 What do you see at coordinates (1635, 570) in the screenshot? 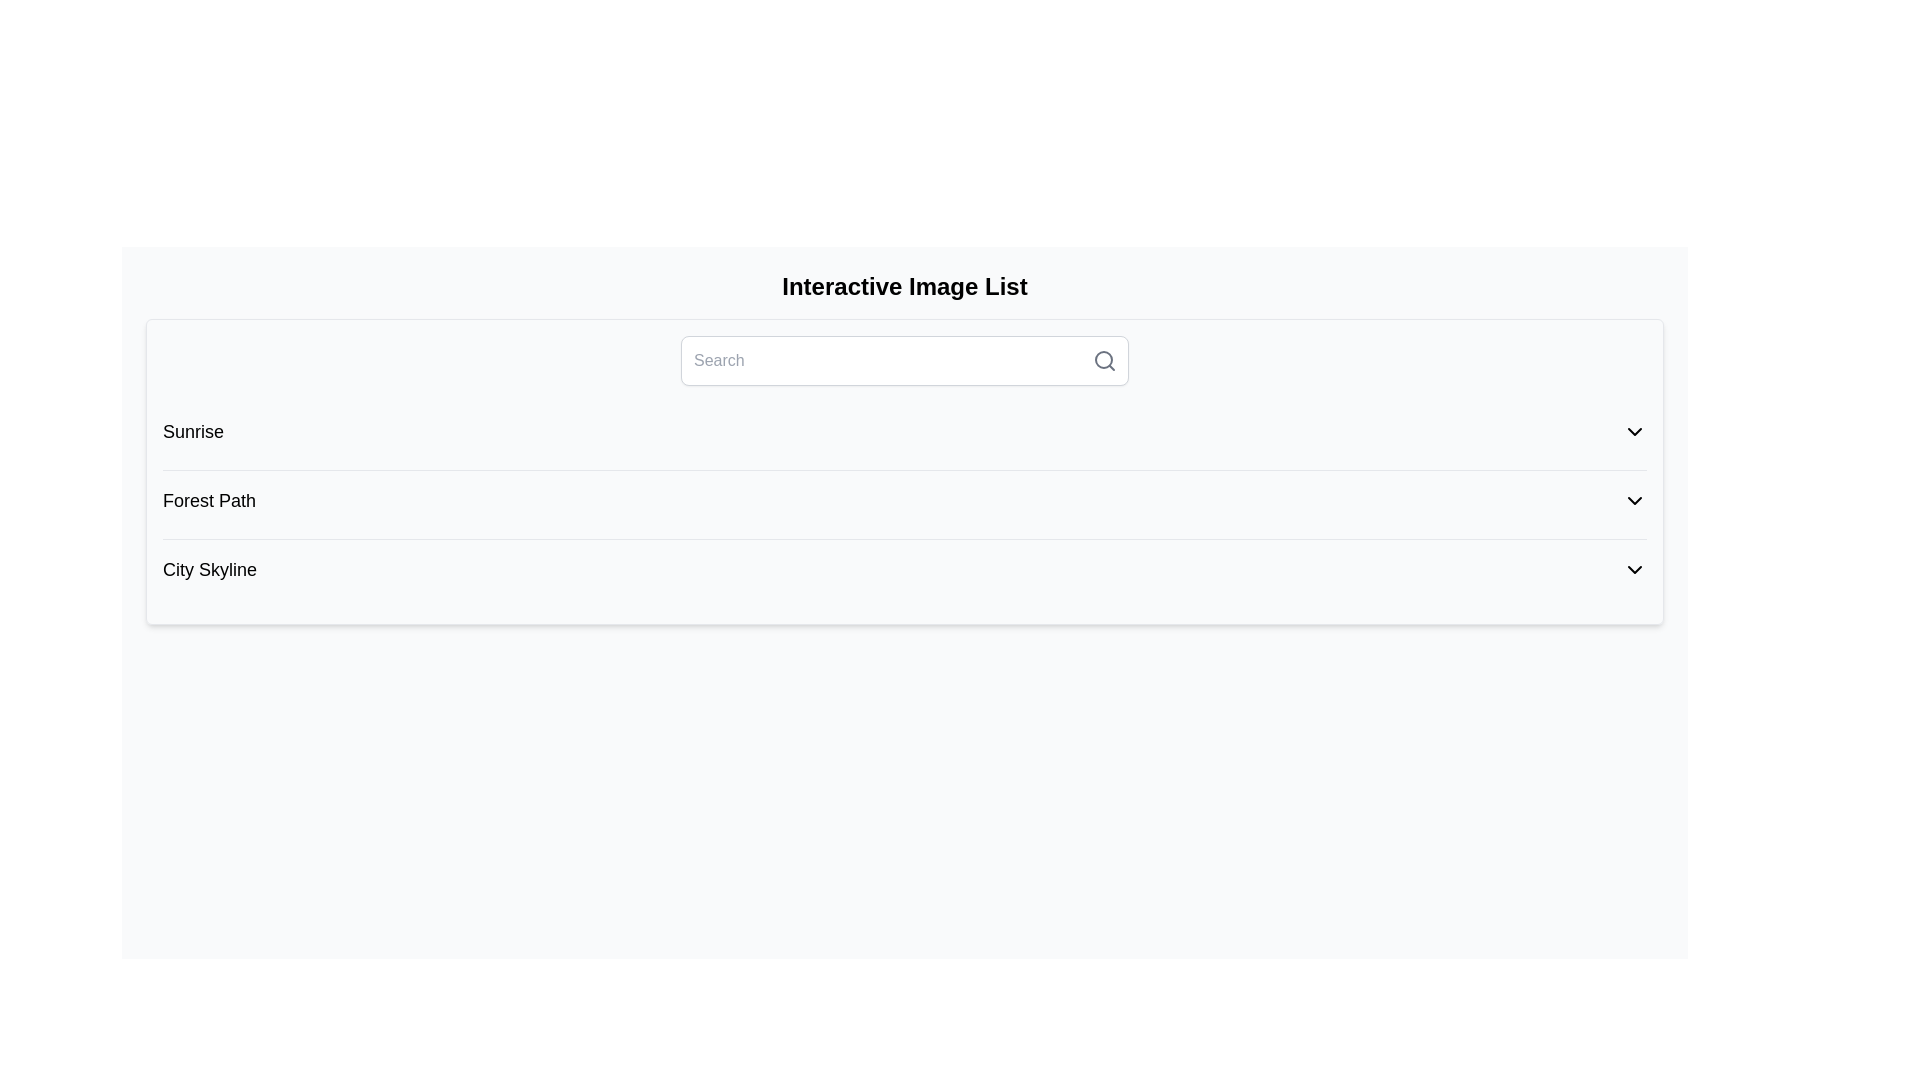
I see `the chevron symbol located at the far right of the 'City Skyline' entry` at bounding box center [1635, 570].